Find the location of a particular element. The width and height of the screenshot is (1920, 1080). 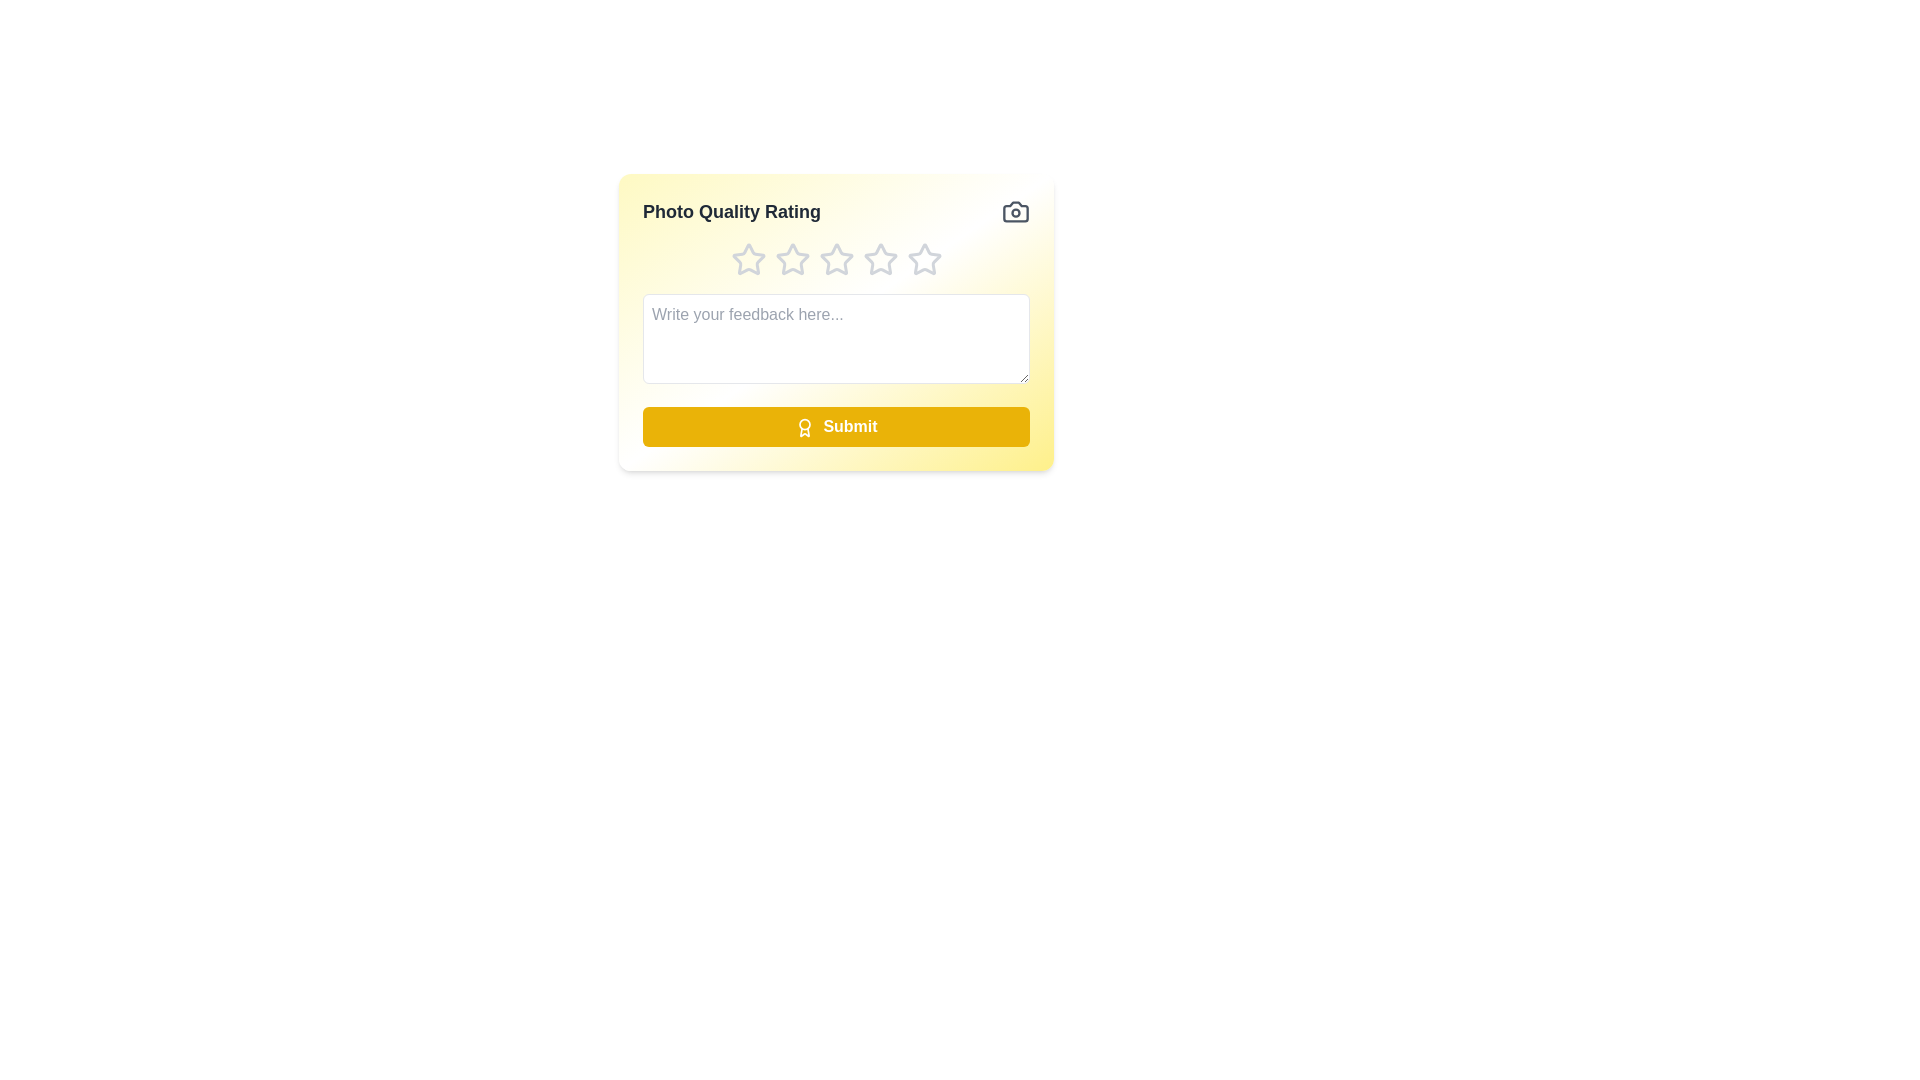

the star corresponding to the rating 2 is located at coordinates (791, 258).